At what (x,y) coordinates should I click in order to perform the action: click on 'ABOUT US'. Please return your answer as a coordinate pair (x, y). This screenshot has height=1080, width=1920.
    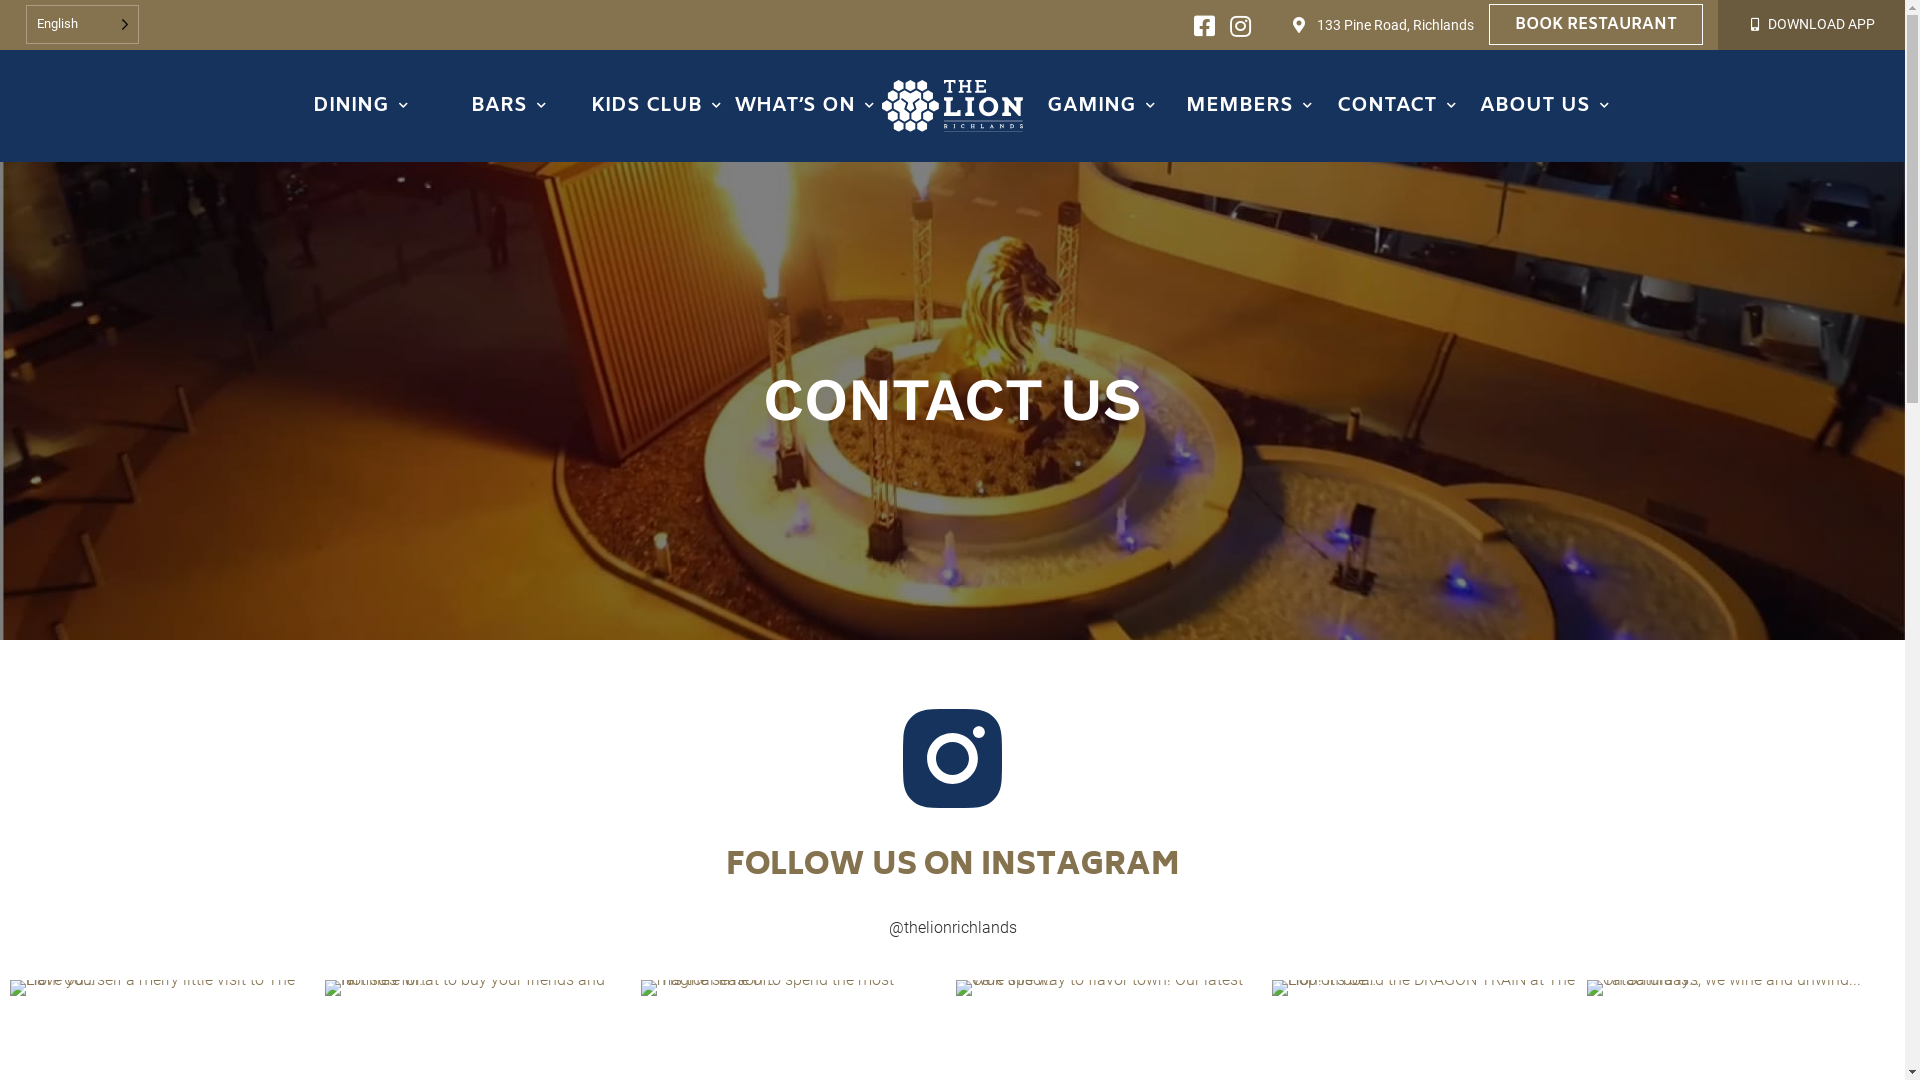
    Looking at the image, I should click on (1544, 105).